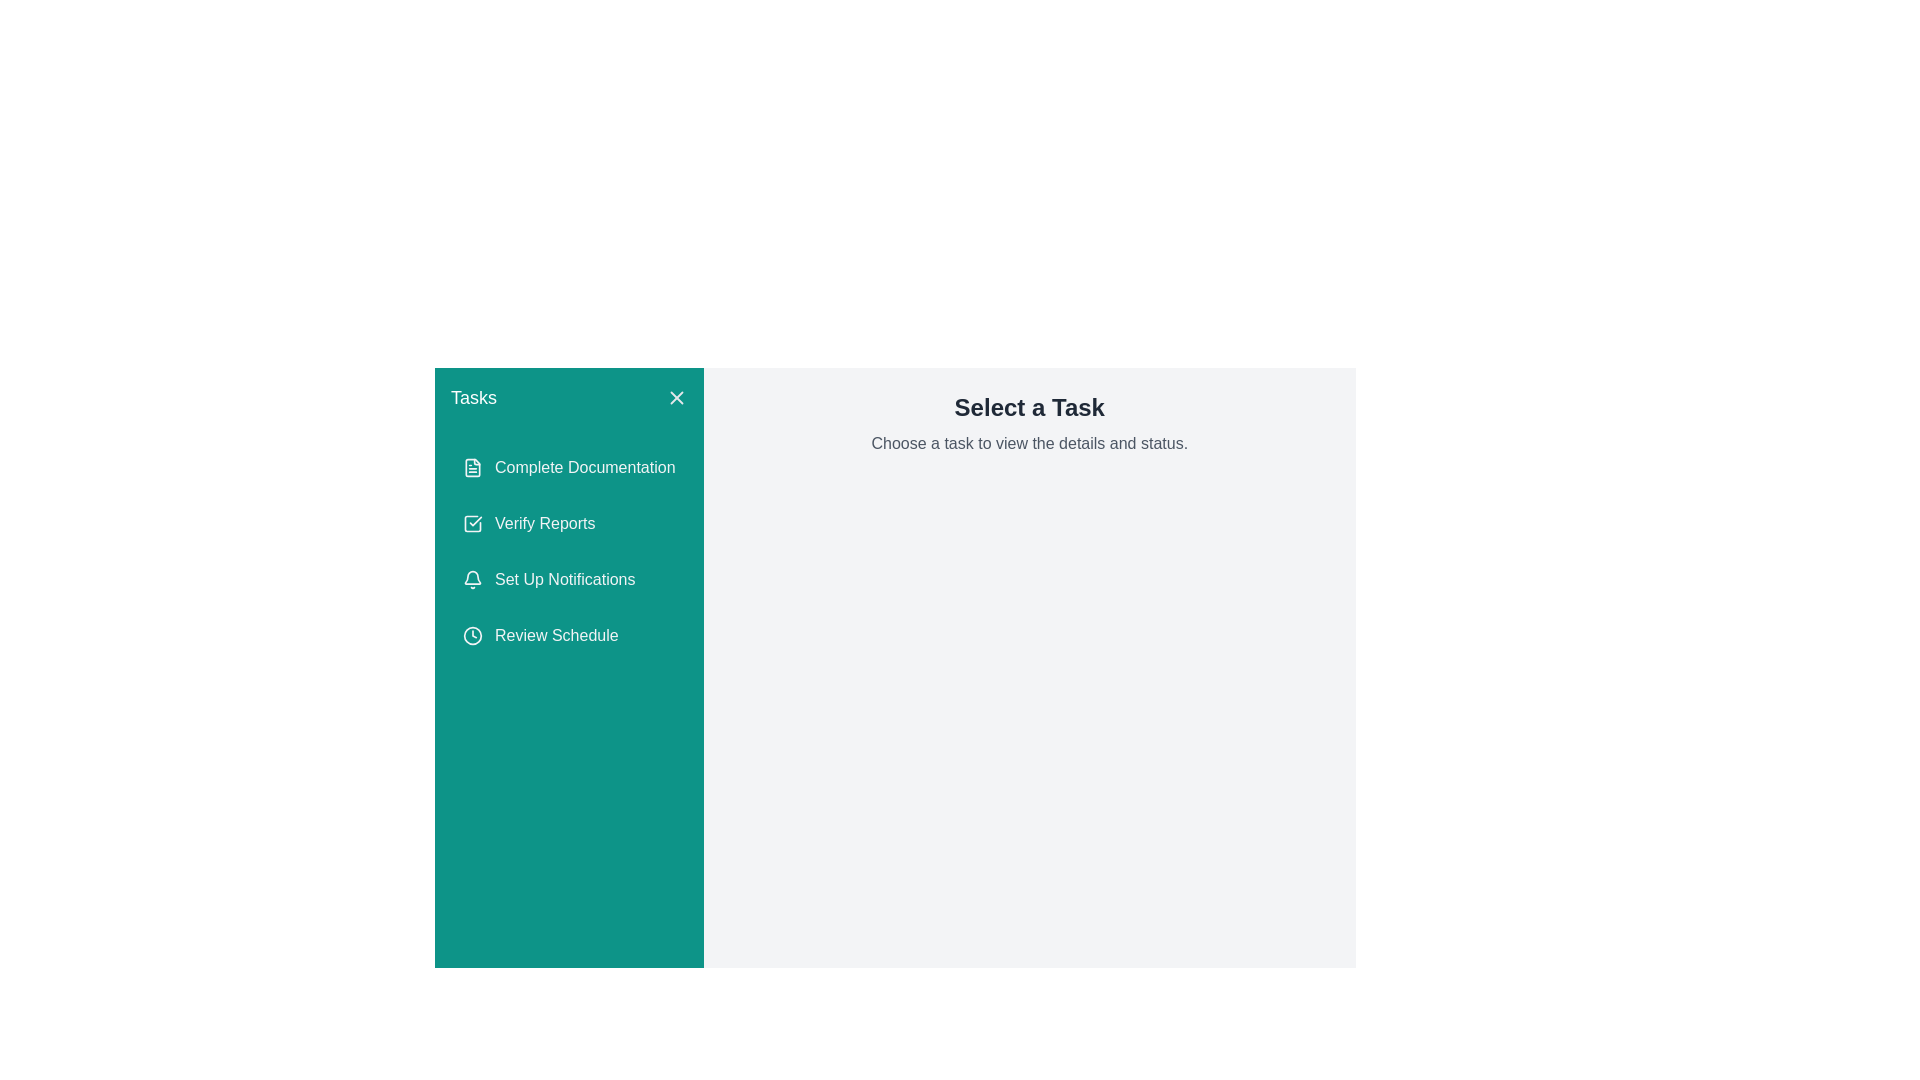 This screenshot has height=1080, width=1920. I want to click on the teal square icon with a checkmark inside, which is located second from the top in the sidebar, next to the 'Verify Reports' text, so click(472, 523).